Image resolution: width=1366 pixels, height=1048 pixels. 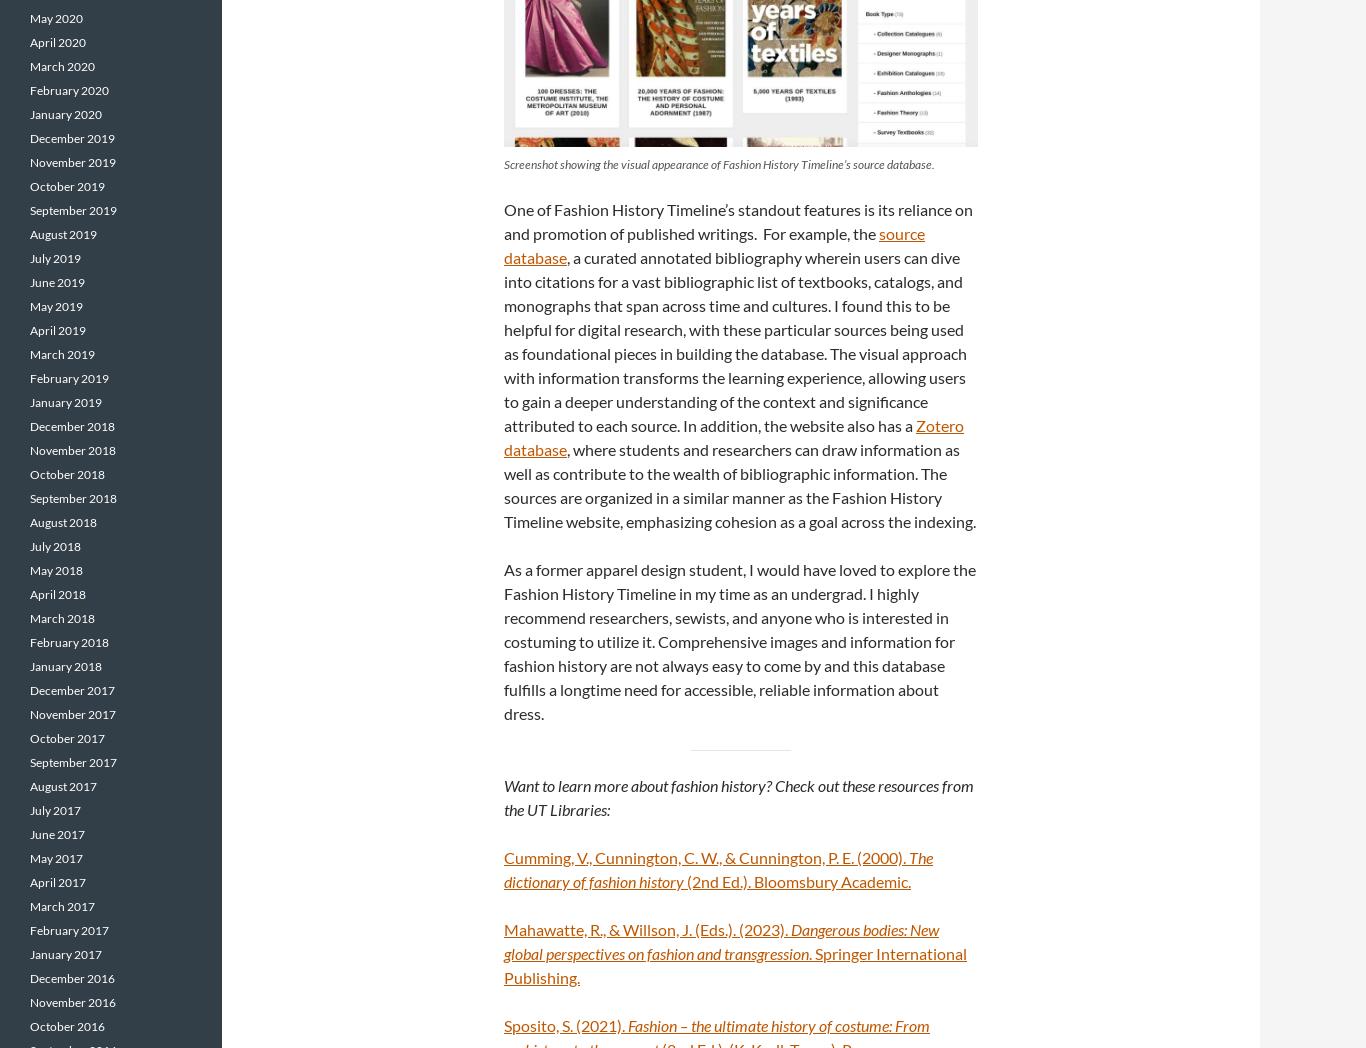 I want to click on 'June 2017', so click(x=57, y=834).